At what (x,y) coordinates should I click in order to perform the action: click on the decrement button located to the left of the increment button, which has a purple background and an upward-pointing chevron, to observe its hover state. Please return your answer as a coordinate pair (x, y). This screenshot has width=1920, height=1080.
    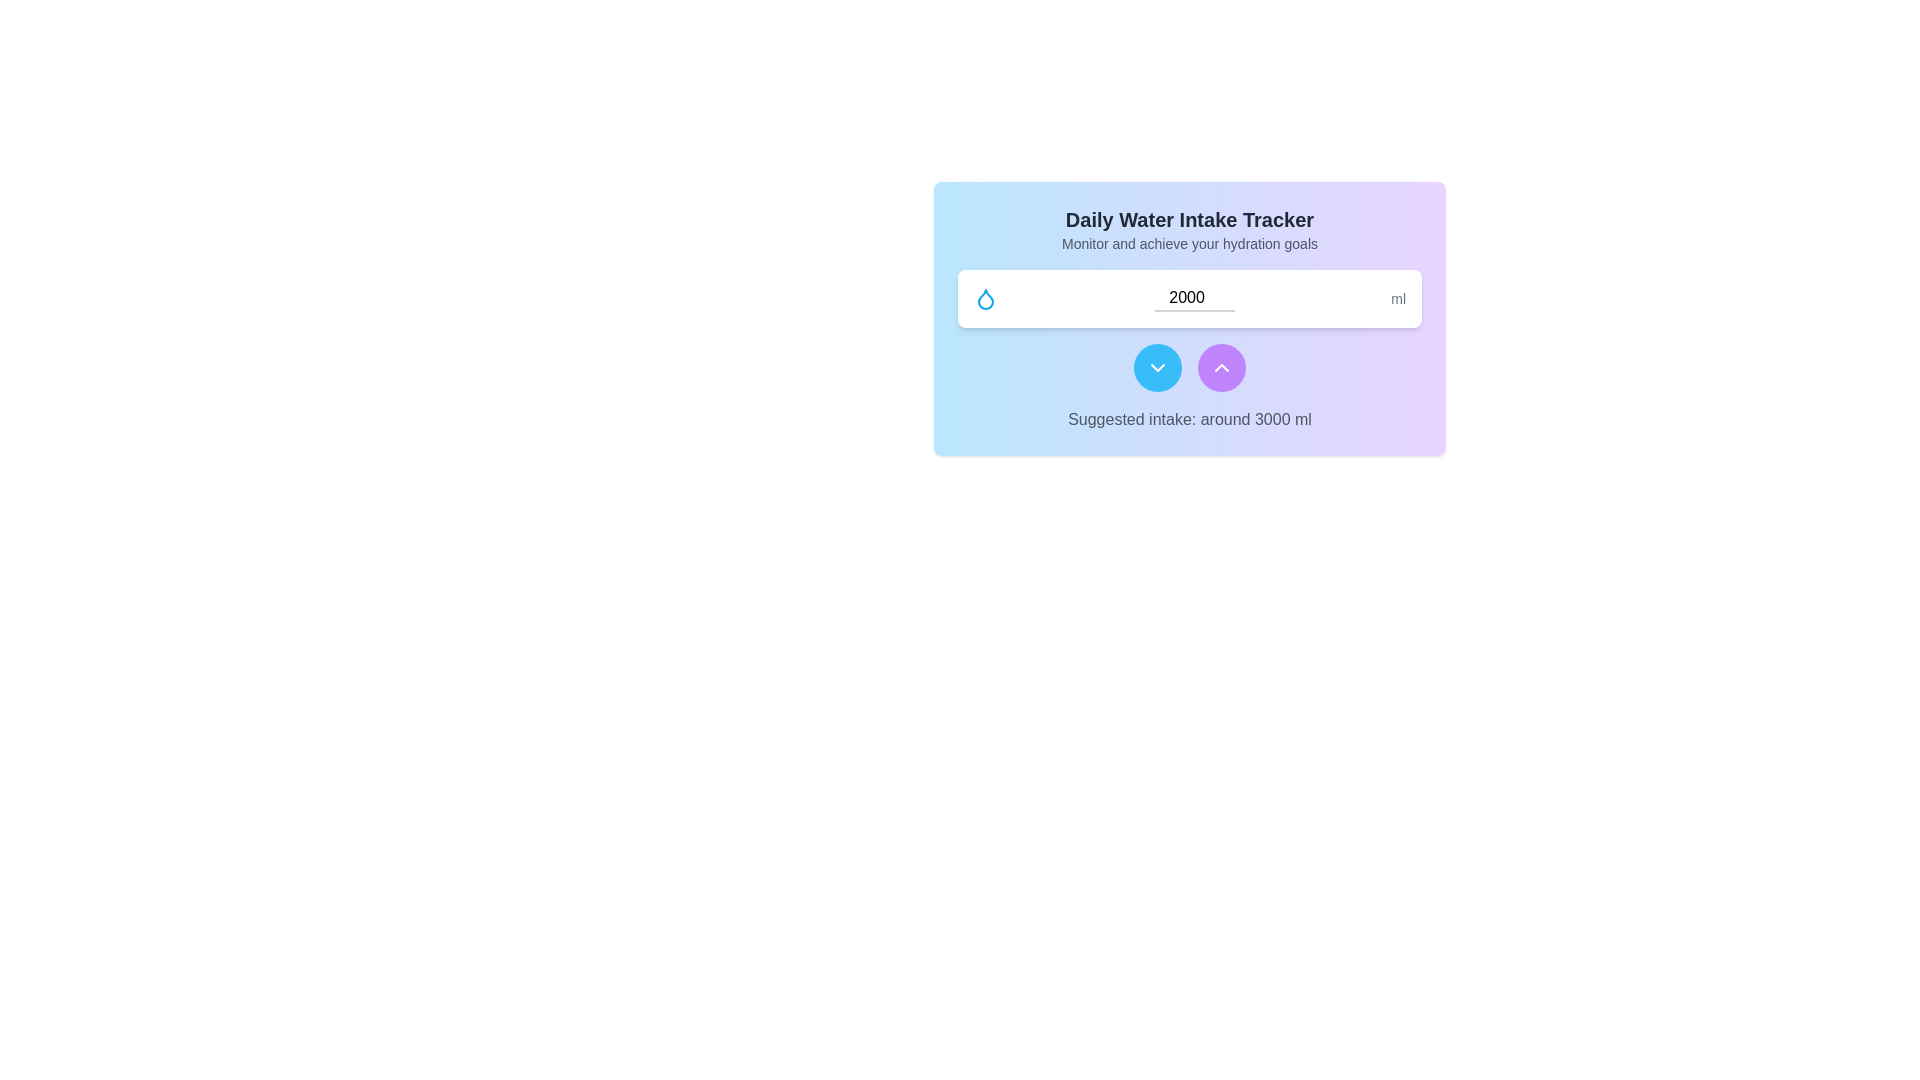
    Looking at the image, I should click on (1157, 367).